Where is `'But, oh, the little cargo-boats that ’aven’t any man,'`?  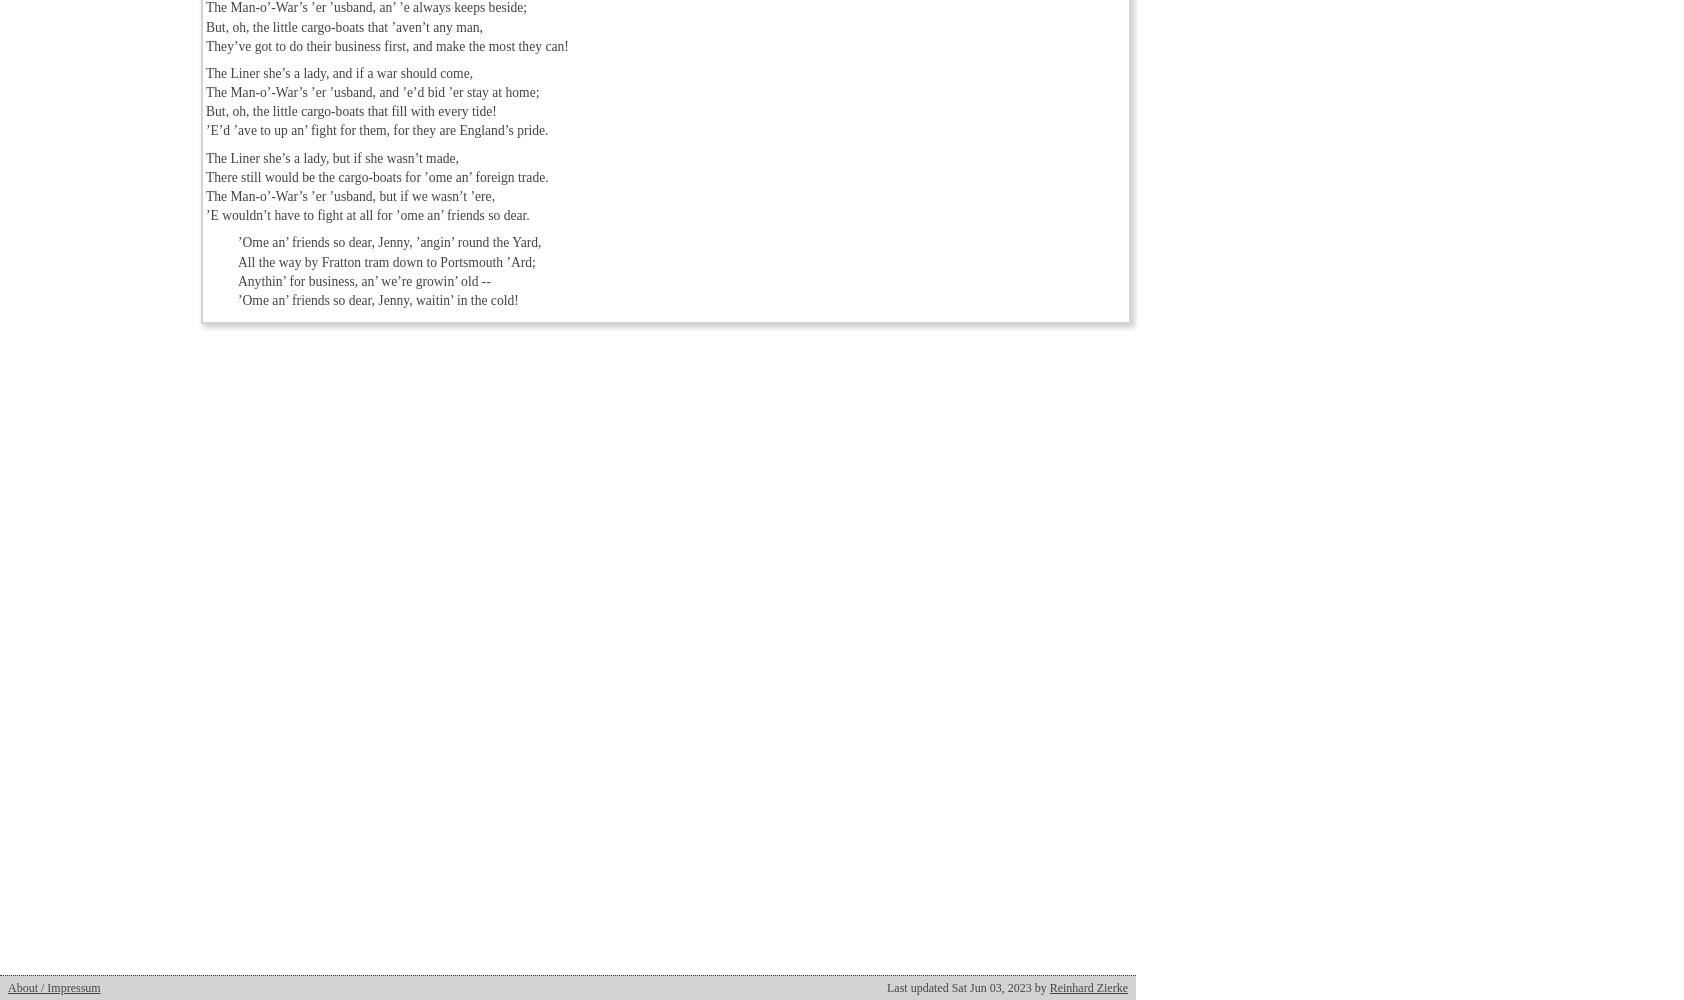
'But, oh, the little cargo-boats that ’aven’t any man,' is located at coordinates (344, 26).